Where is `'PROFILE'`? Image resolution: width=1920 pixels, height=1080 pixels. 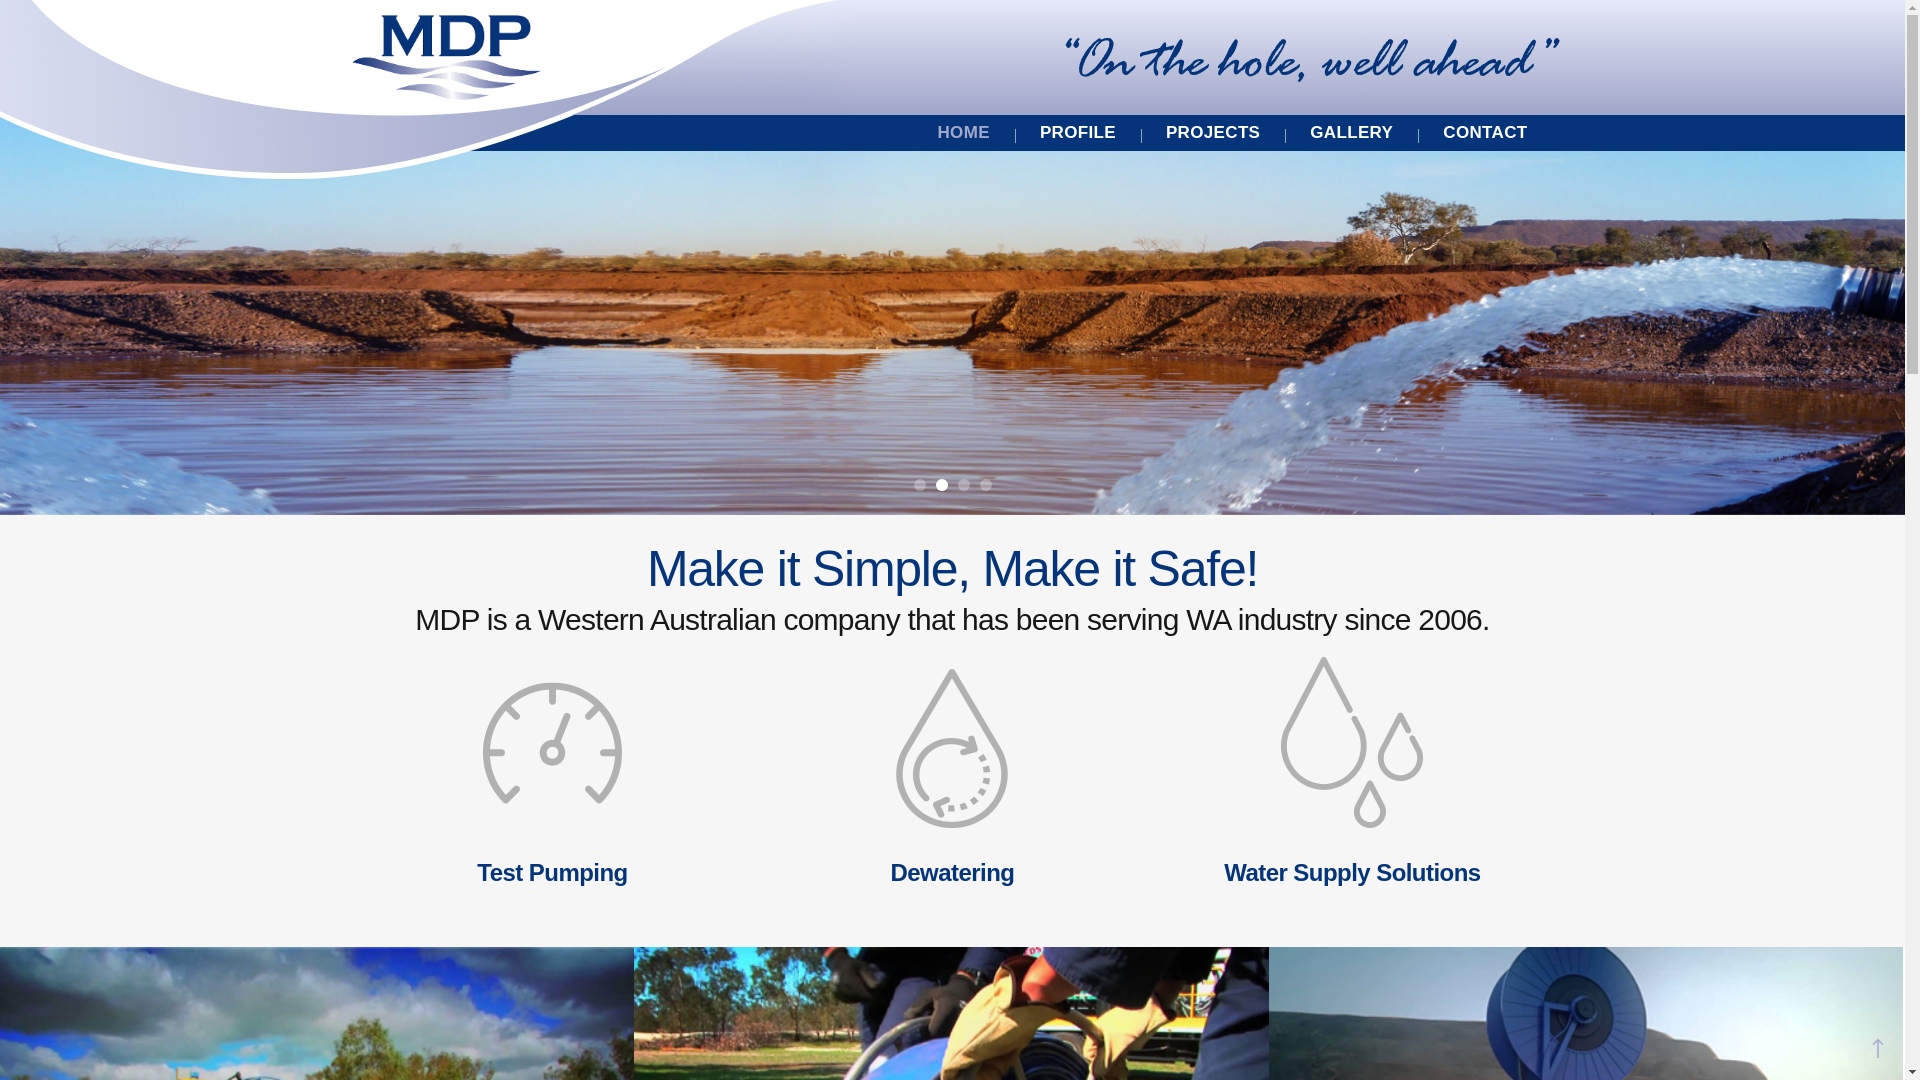 'PROFILE' is located at coordinates (1077, 132).